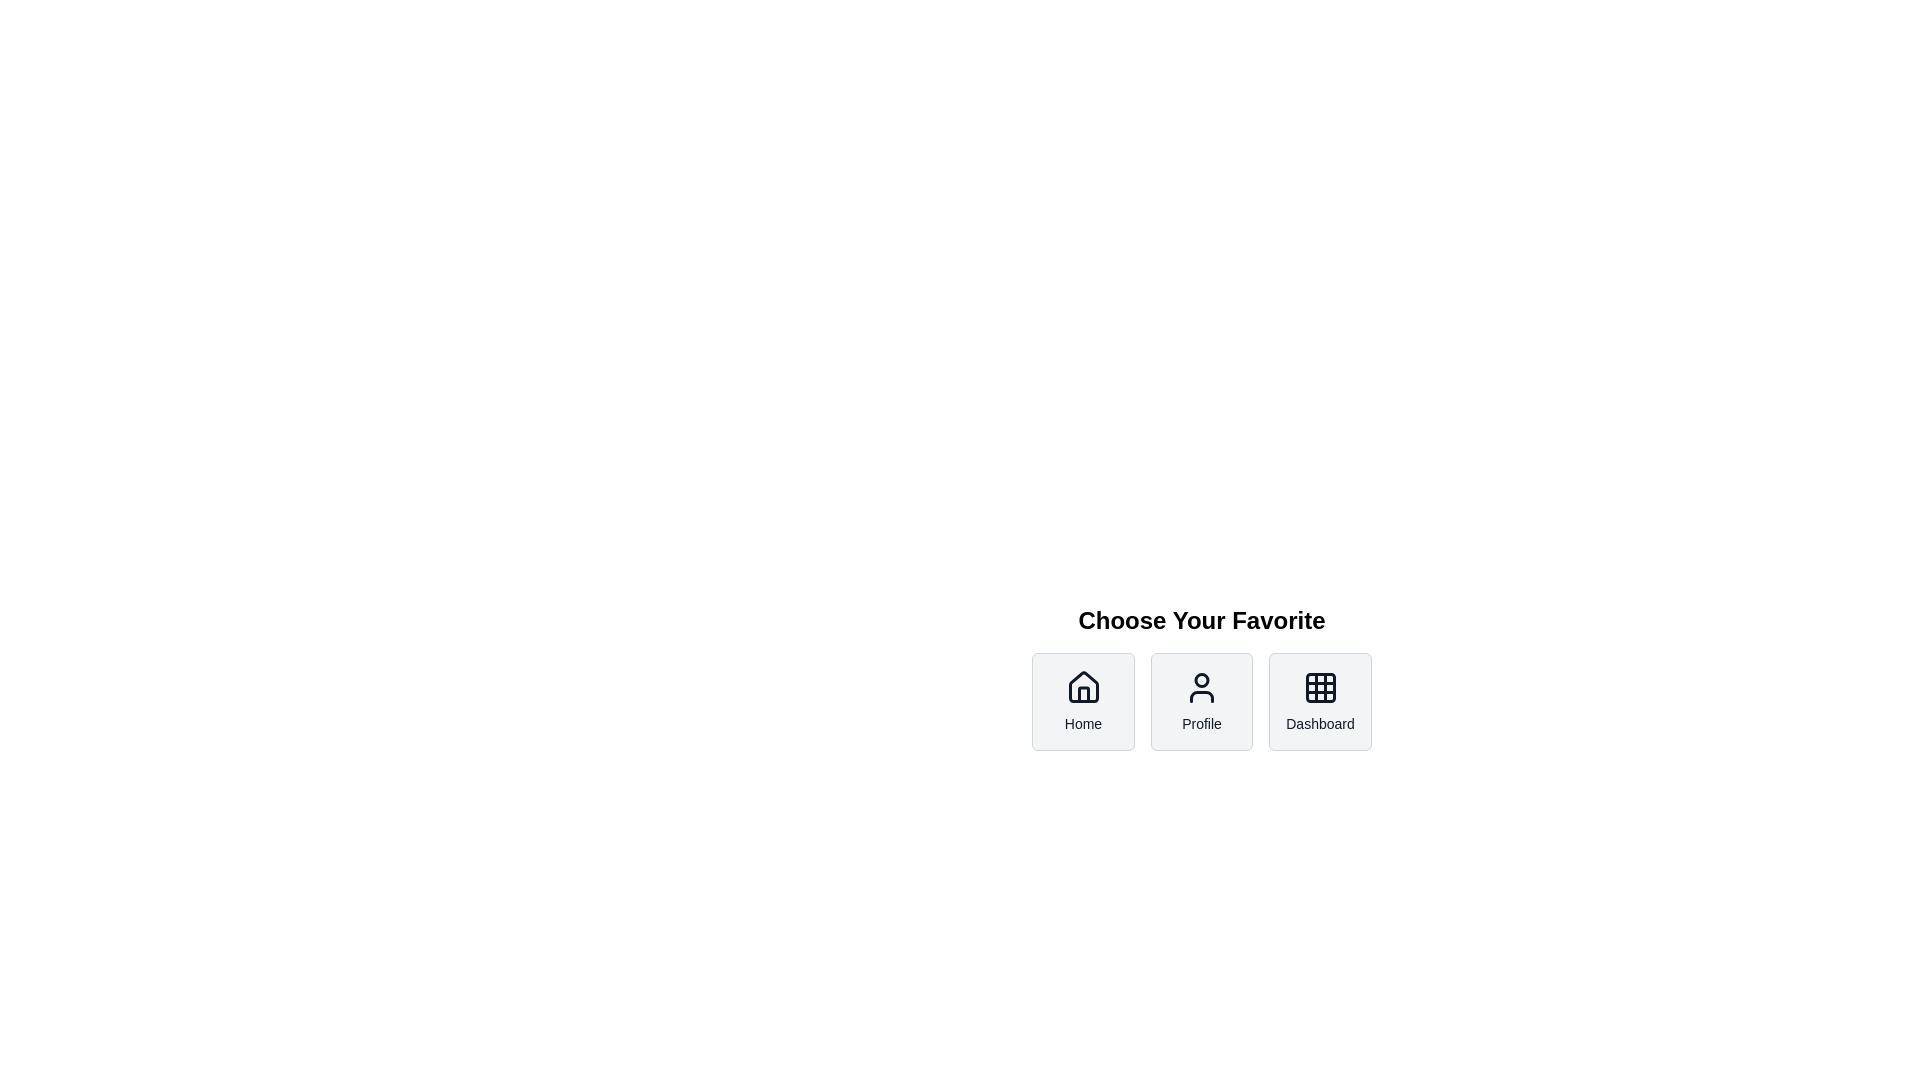  What do you see at coordinates (1082, 701) in the screenshot?
I see `the navigation button located in the bottom-right part of the interface` at bounding box center [1082, 701].